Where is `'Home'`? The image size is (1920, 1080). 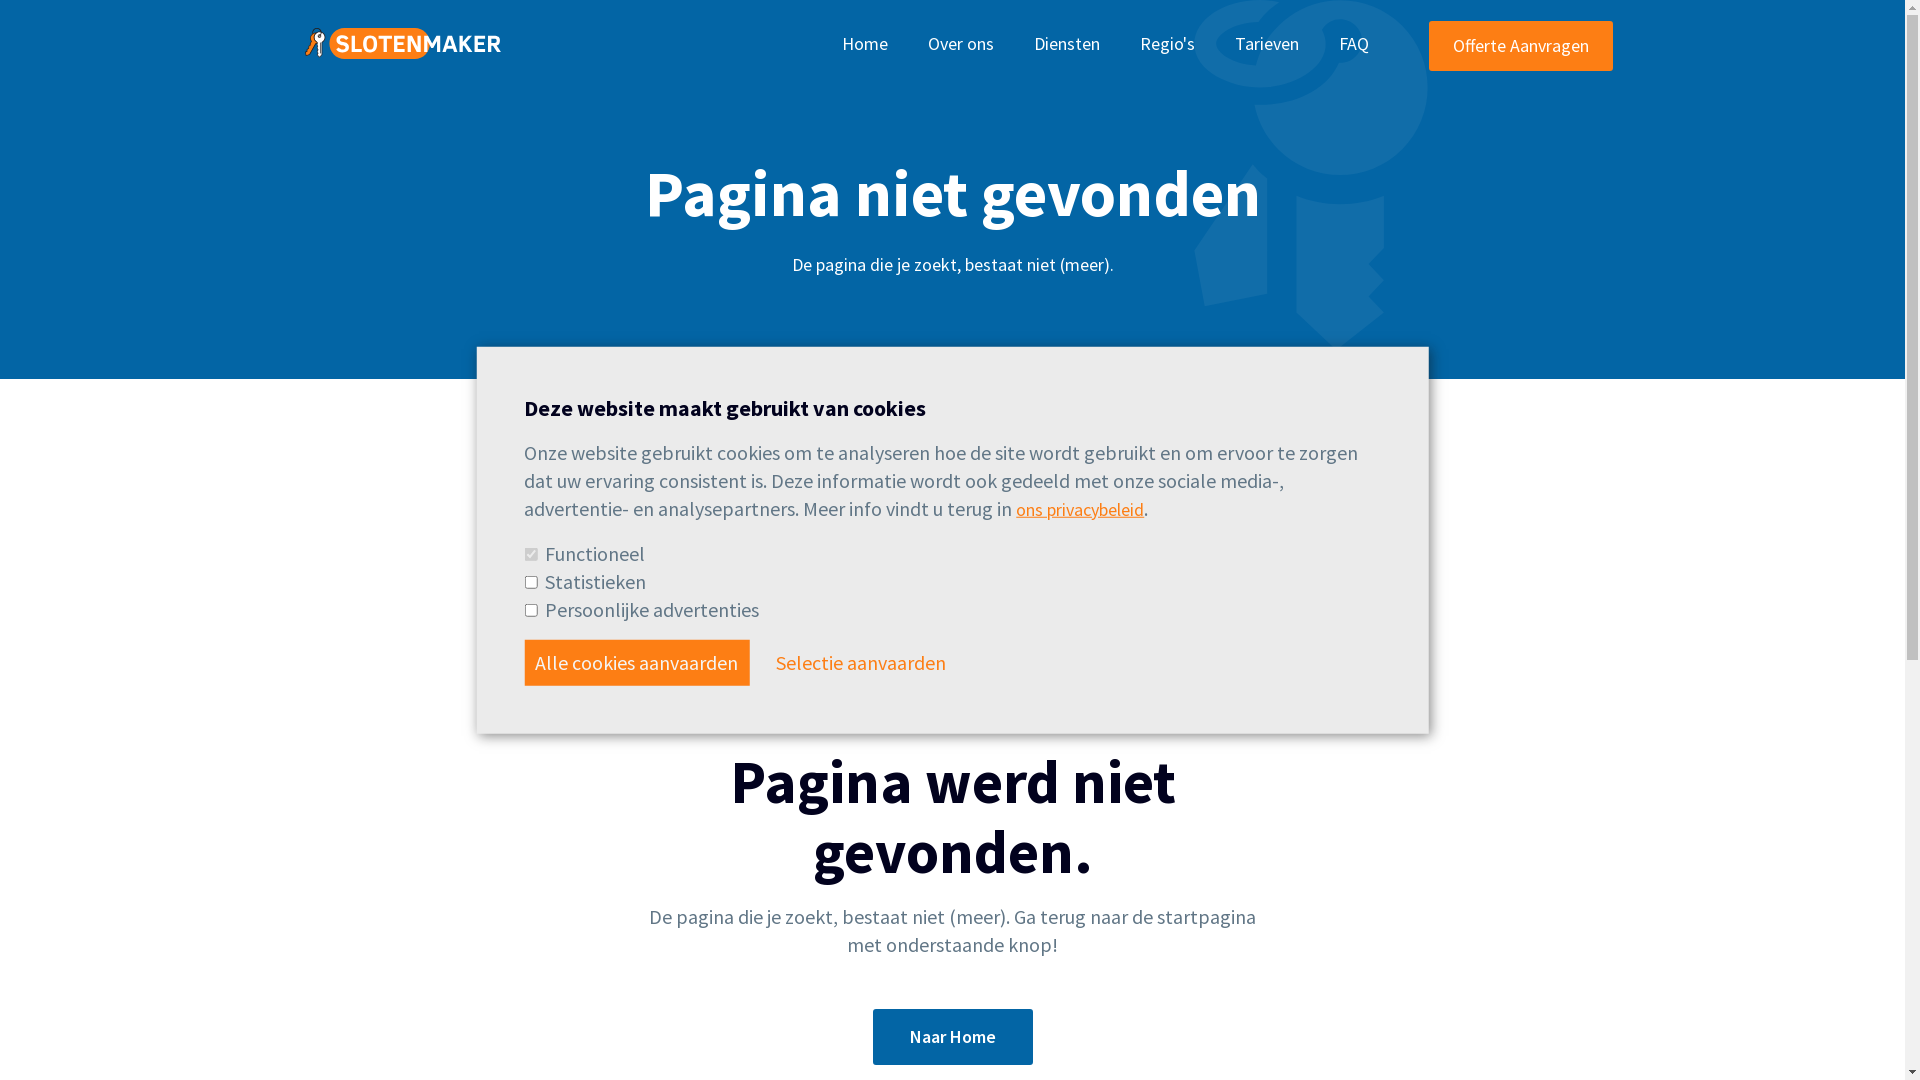 'Home' is located at coordinates (821, 43).